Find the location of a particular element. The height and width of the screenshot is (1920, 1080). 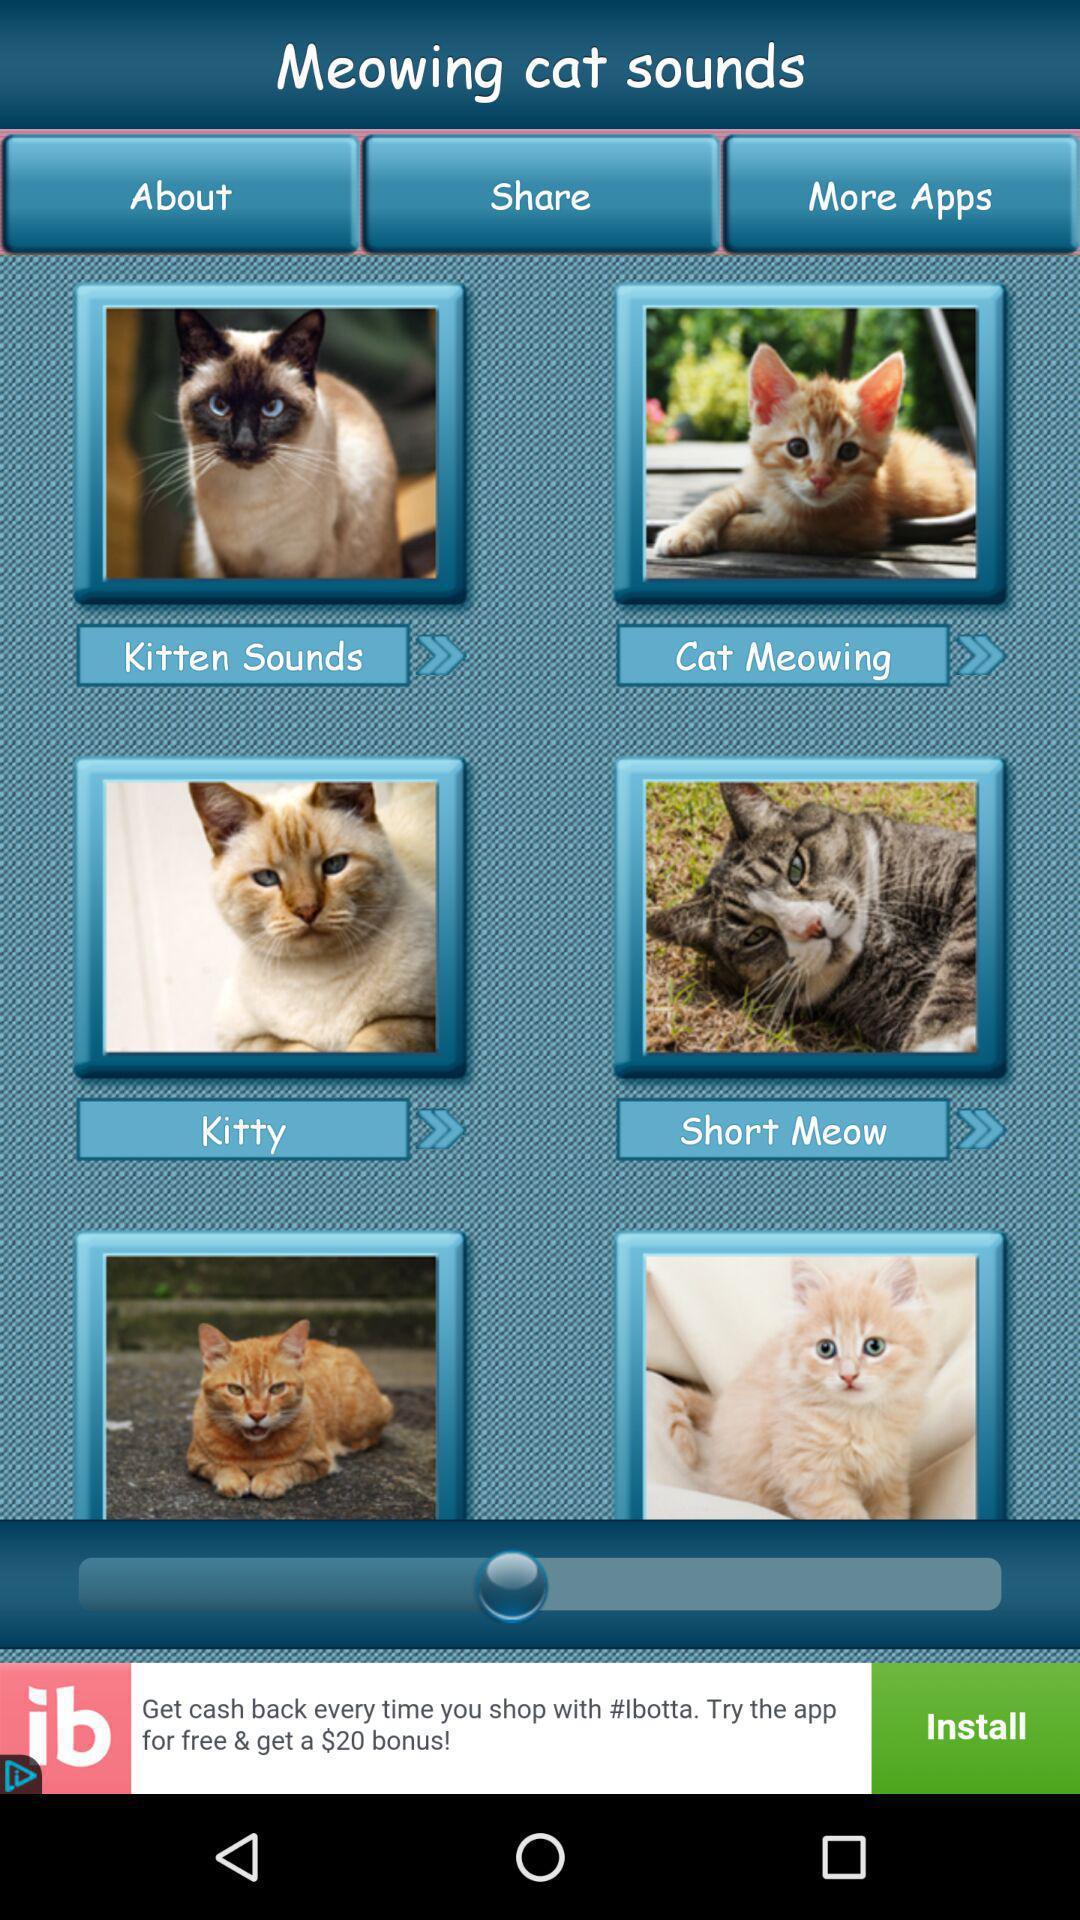

more apps item is located at coordinates (900, 194).